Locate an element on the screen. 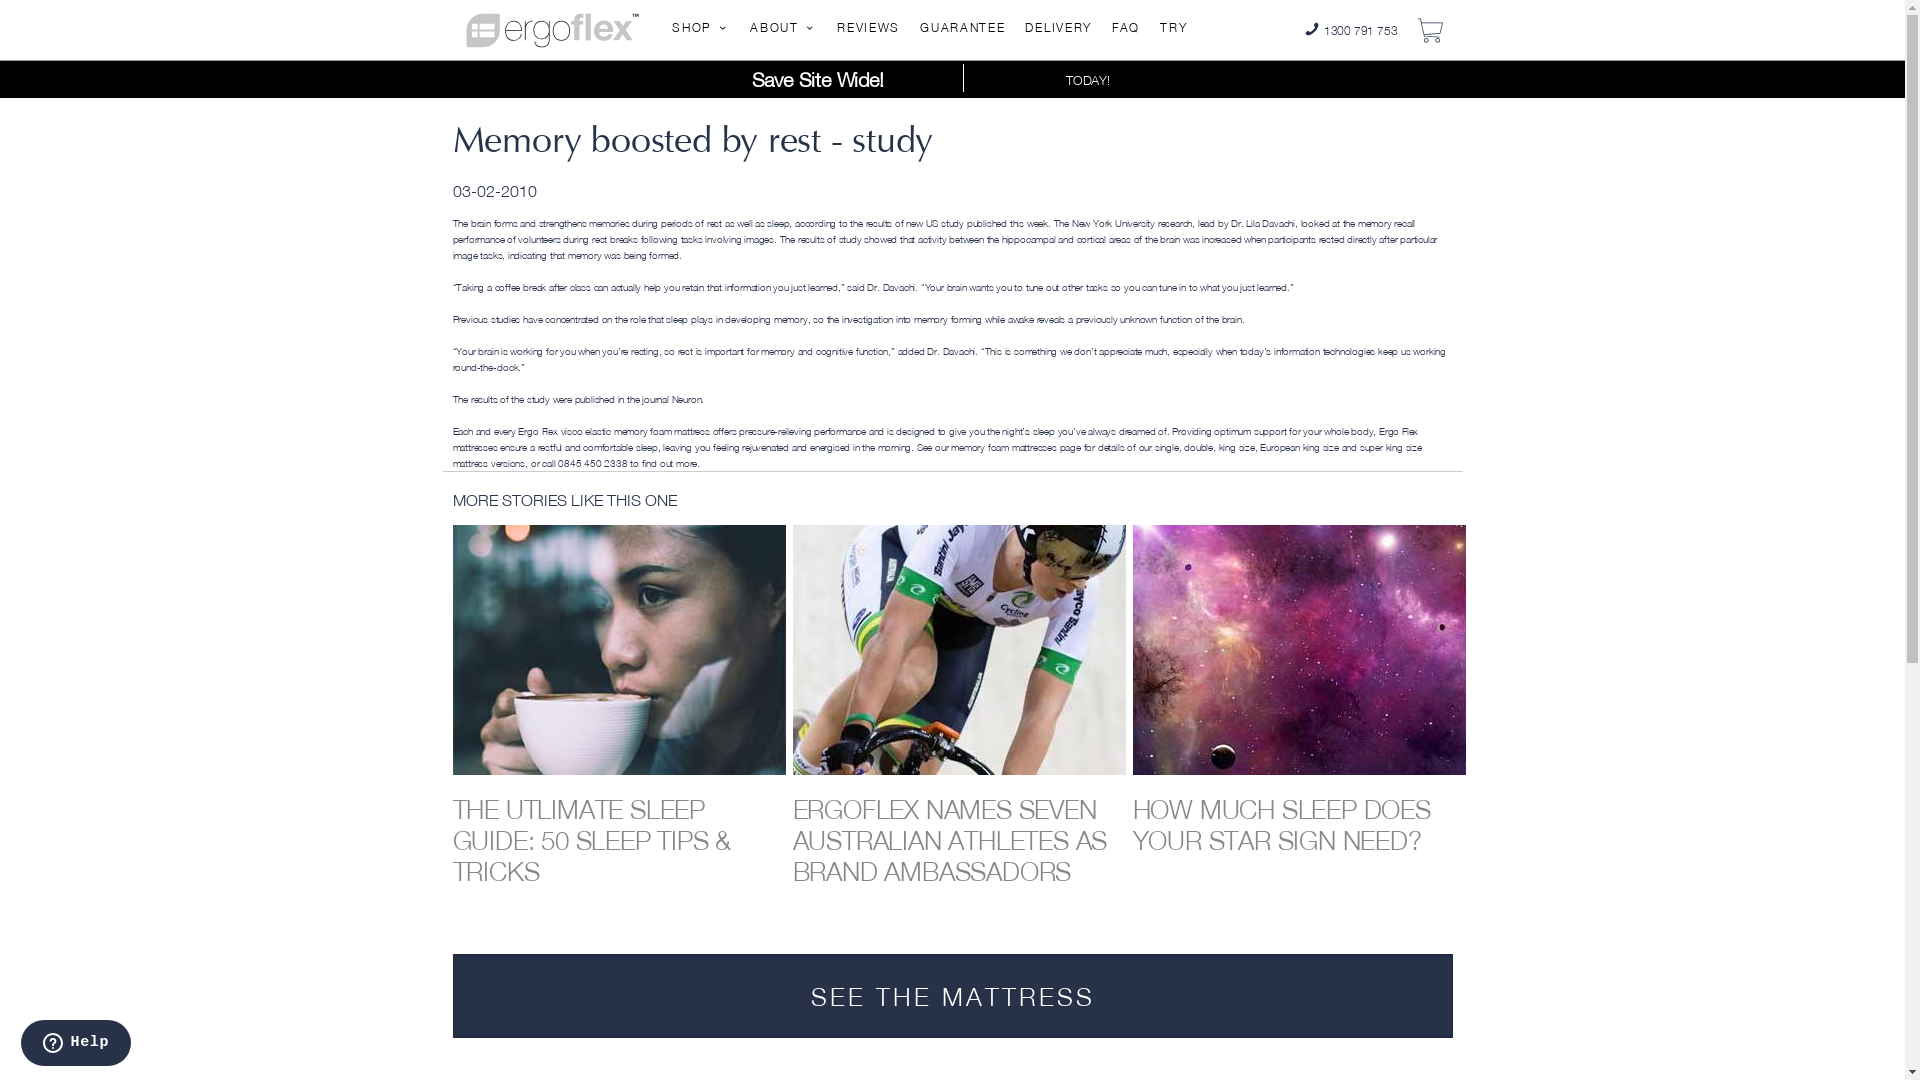  'TRY' is located at coordinates (1173, 27).